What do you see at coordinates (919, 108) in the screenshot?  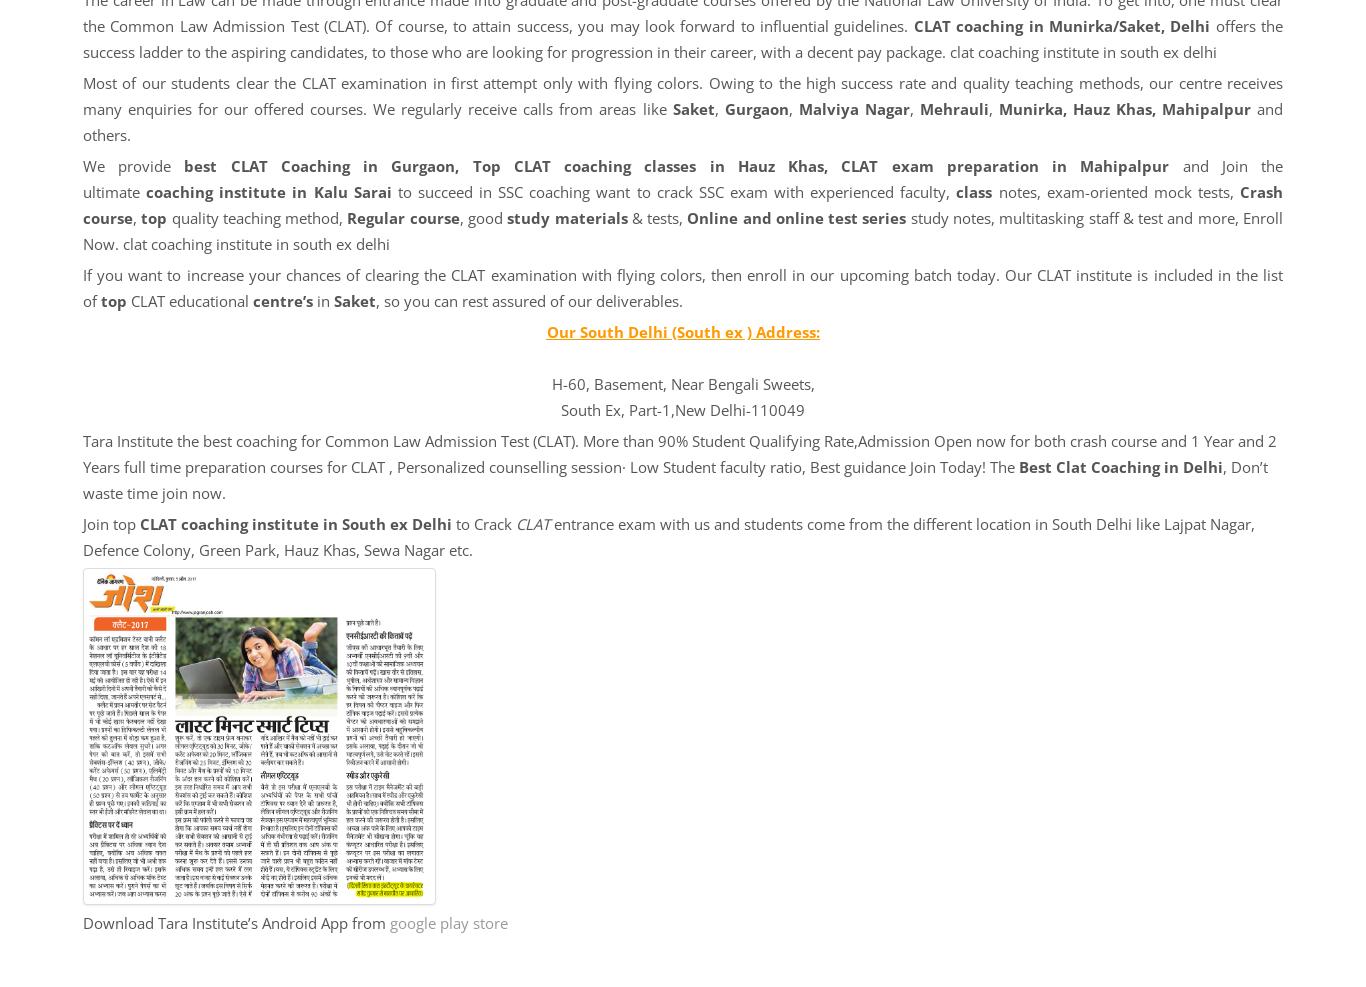 I see `'Mehrauli'` at bounding box center [919, 108].